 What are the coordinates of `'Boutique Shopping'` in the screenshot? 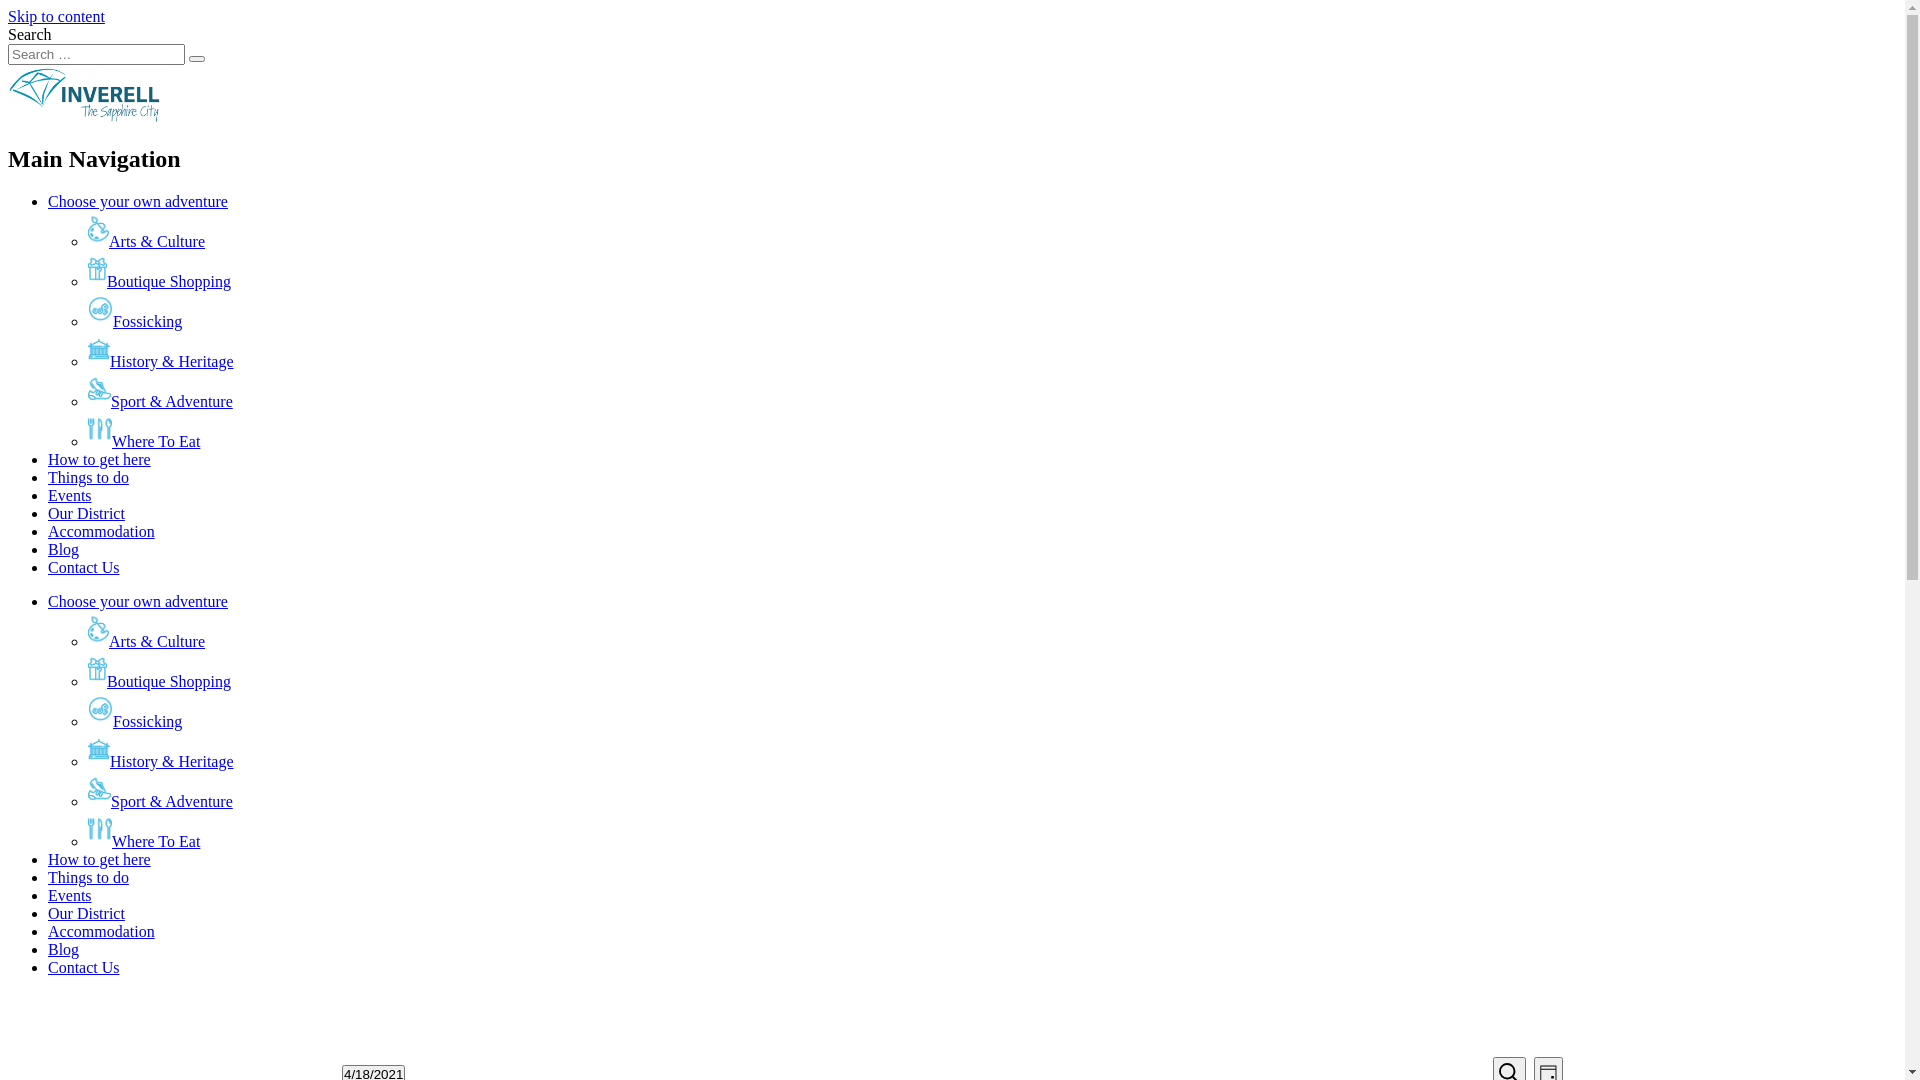 It's located at (158, 281).